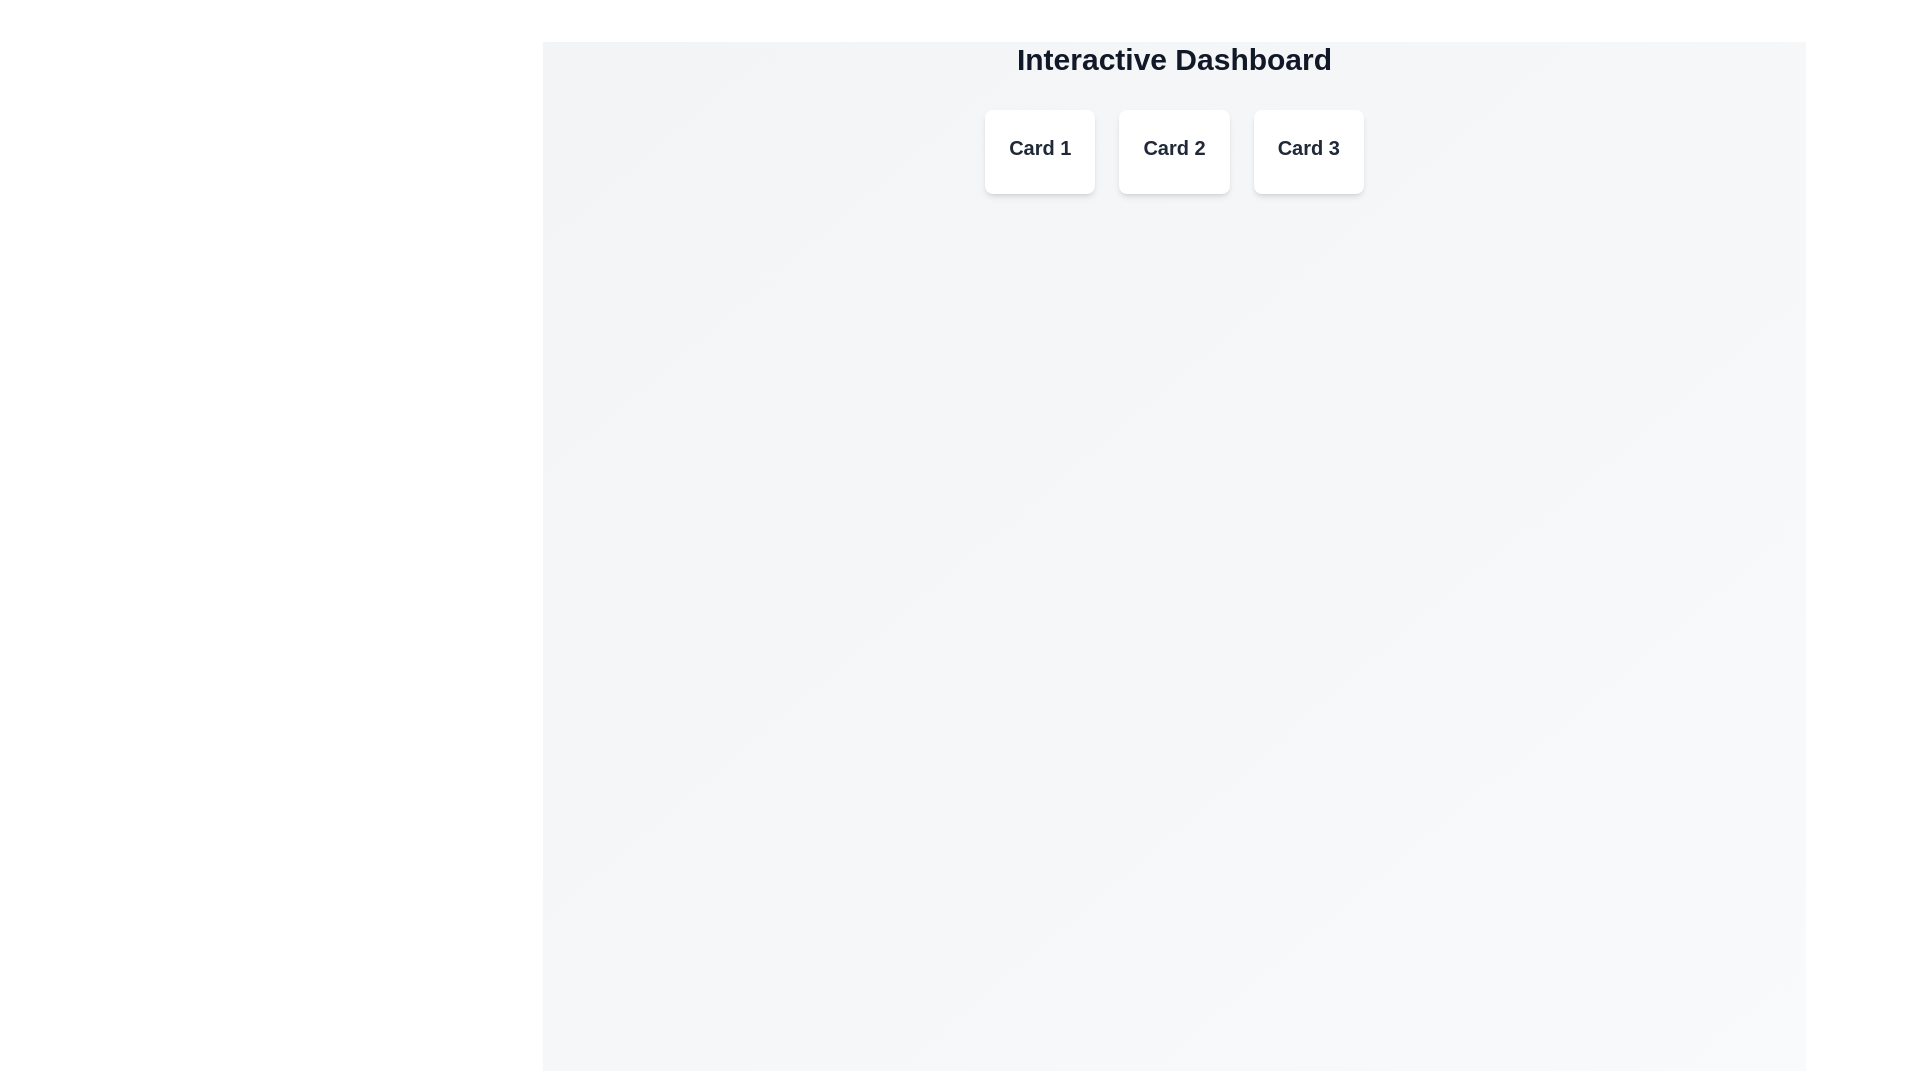 This screenshot has height=1080, width=1920. Describe the element at coordinates (1040, 146) in the screenshot. I see `the static text label displaying 'Card 1', which is bold, slightly larger, and dark gray, located in the first card of the horizontal row below 'Interactive Dashboard'` at that location.